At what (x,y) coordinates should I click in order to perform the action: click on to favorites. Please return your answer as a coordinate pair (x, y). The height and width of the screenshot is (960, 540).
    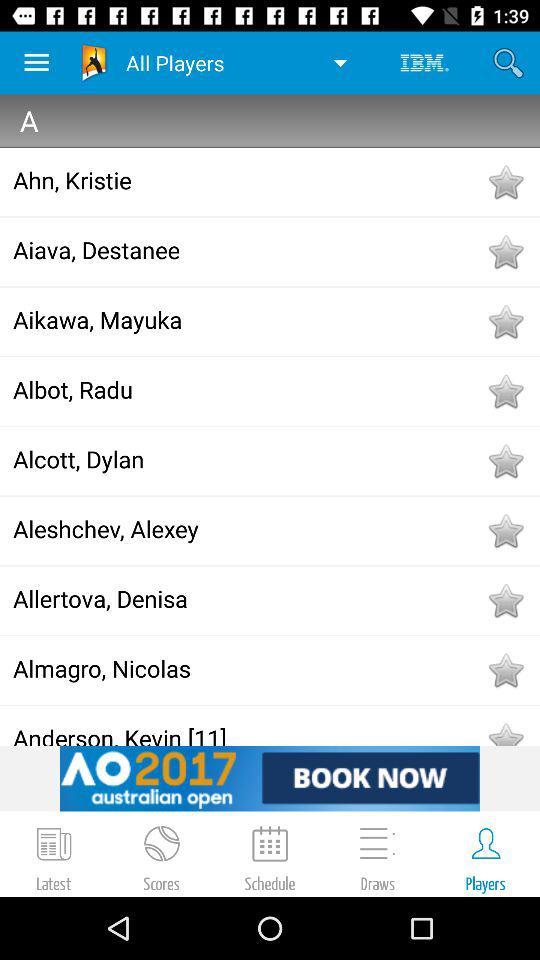
    Looking at the image, I should click on (504, 461).